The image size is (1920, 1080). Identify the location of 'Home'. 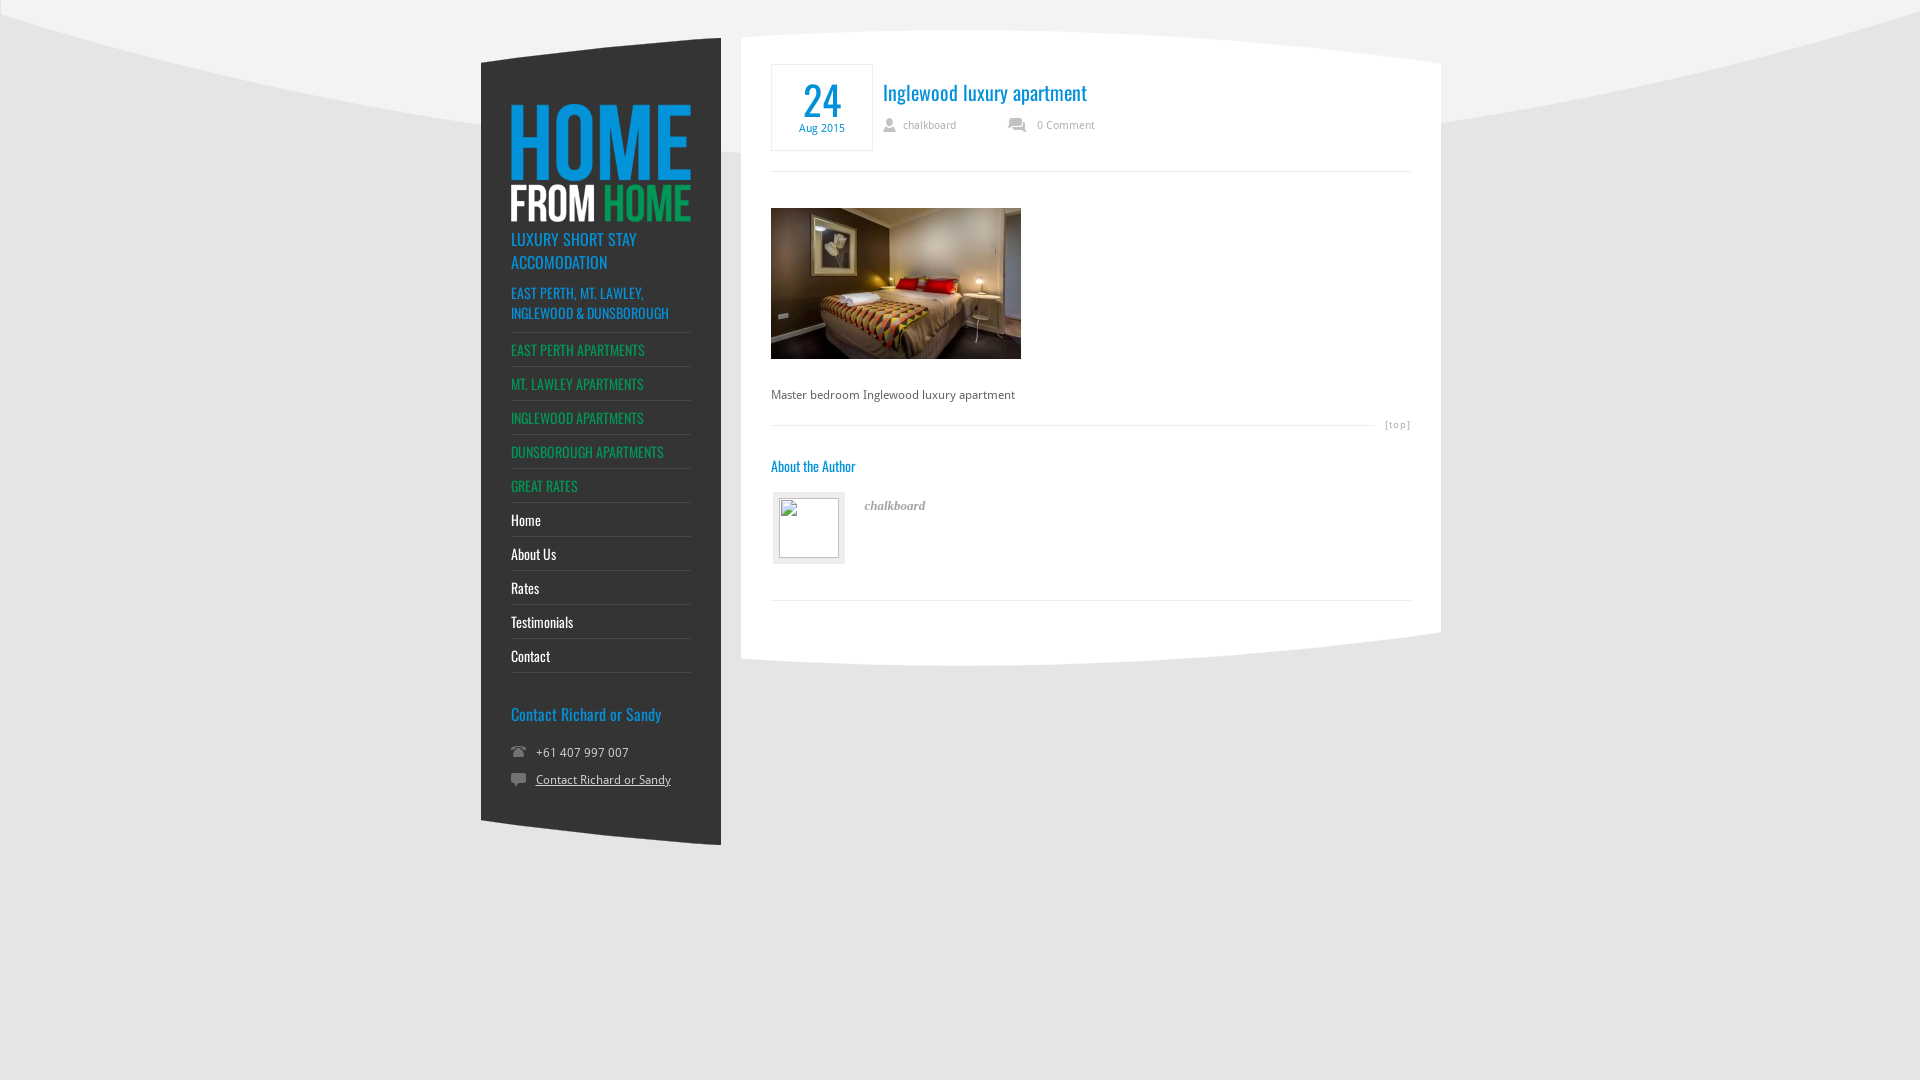
(599, 519).